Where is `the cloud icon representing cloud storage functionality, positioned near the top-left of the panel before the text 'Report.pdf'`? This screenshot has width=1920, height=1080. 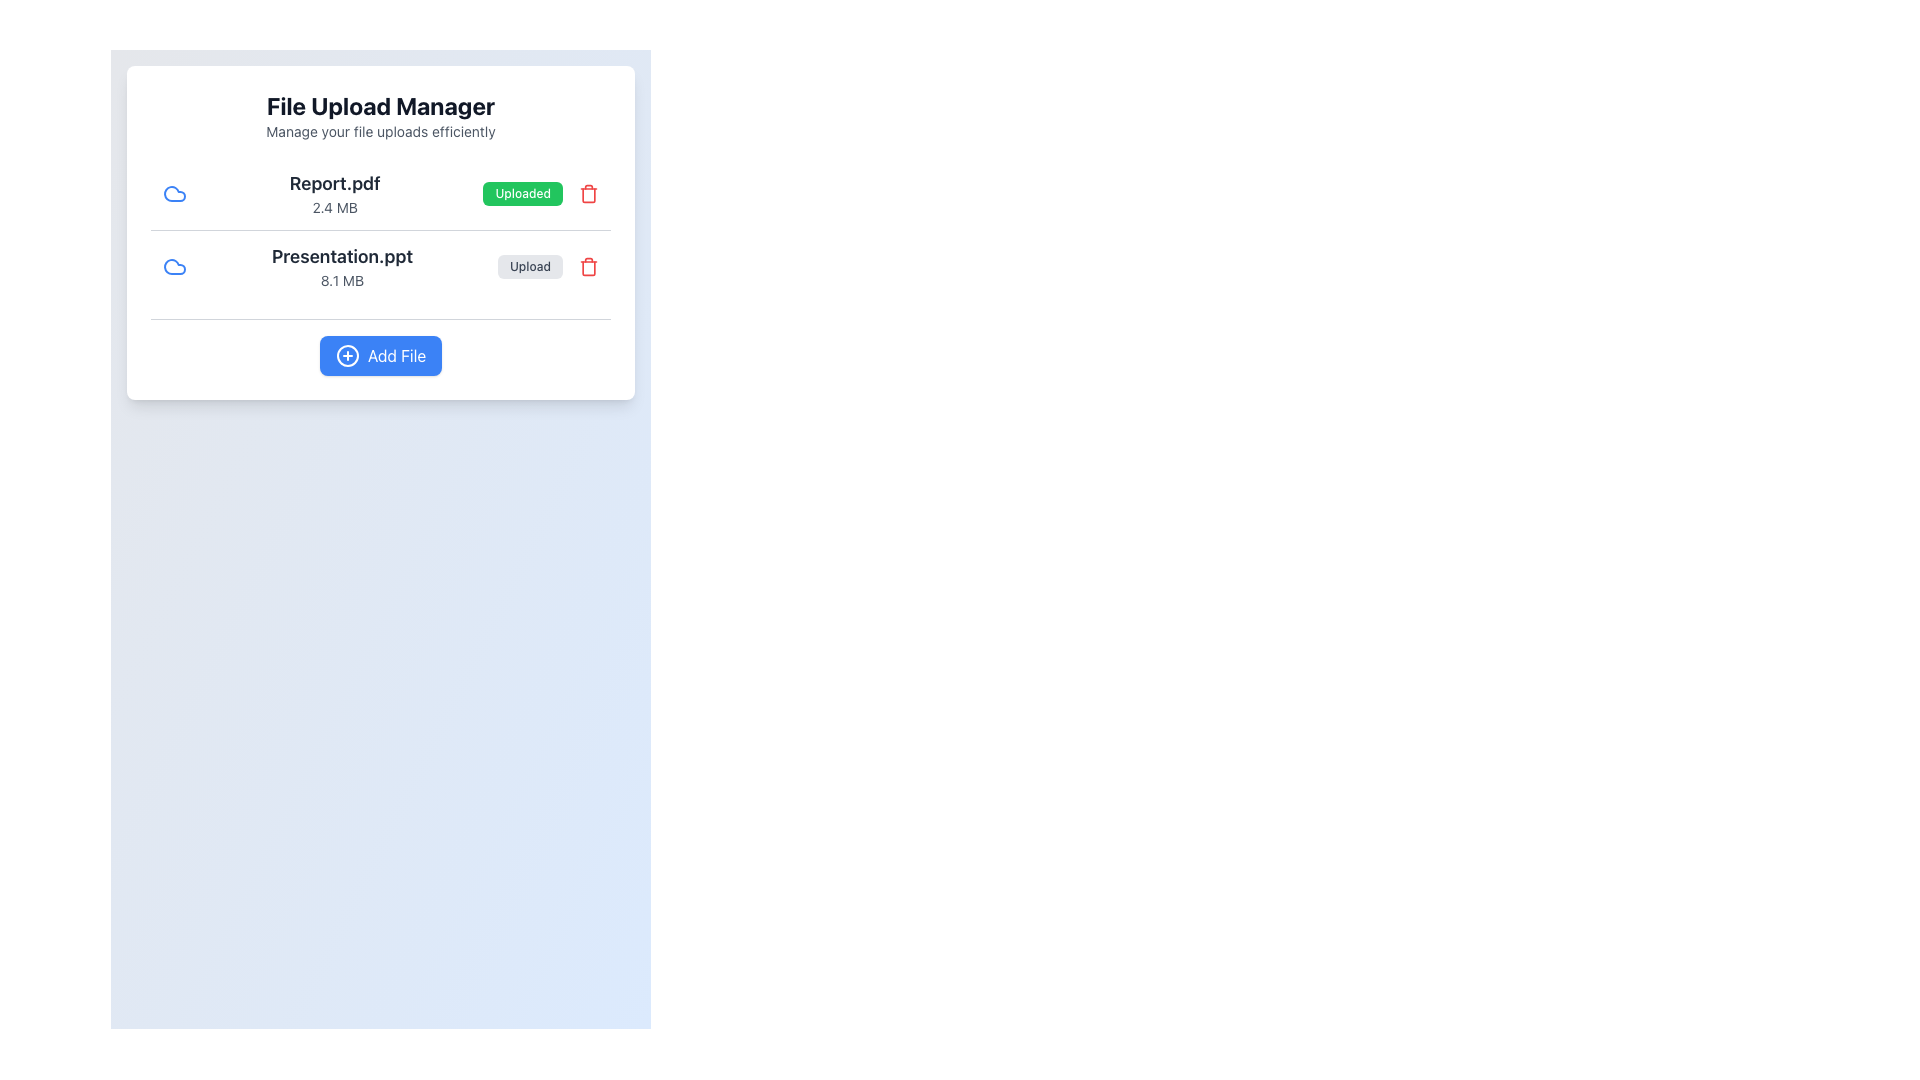 the cloud icon representing cloud storage functionality, positioned near the top-left of the panel before the text 'Report.pdf' is located at coordinates (174, 265).